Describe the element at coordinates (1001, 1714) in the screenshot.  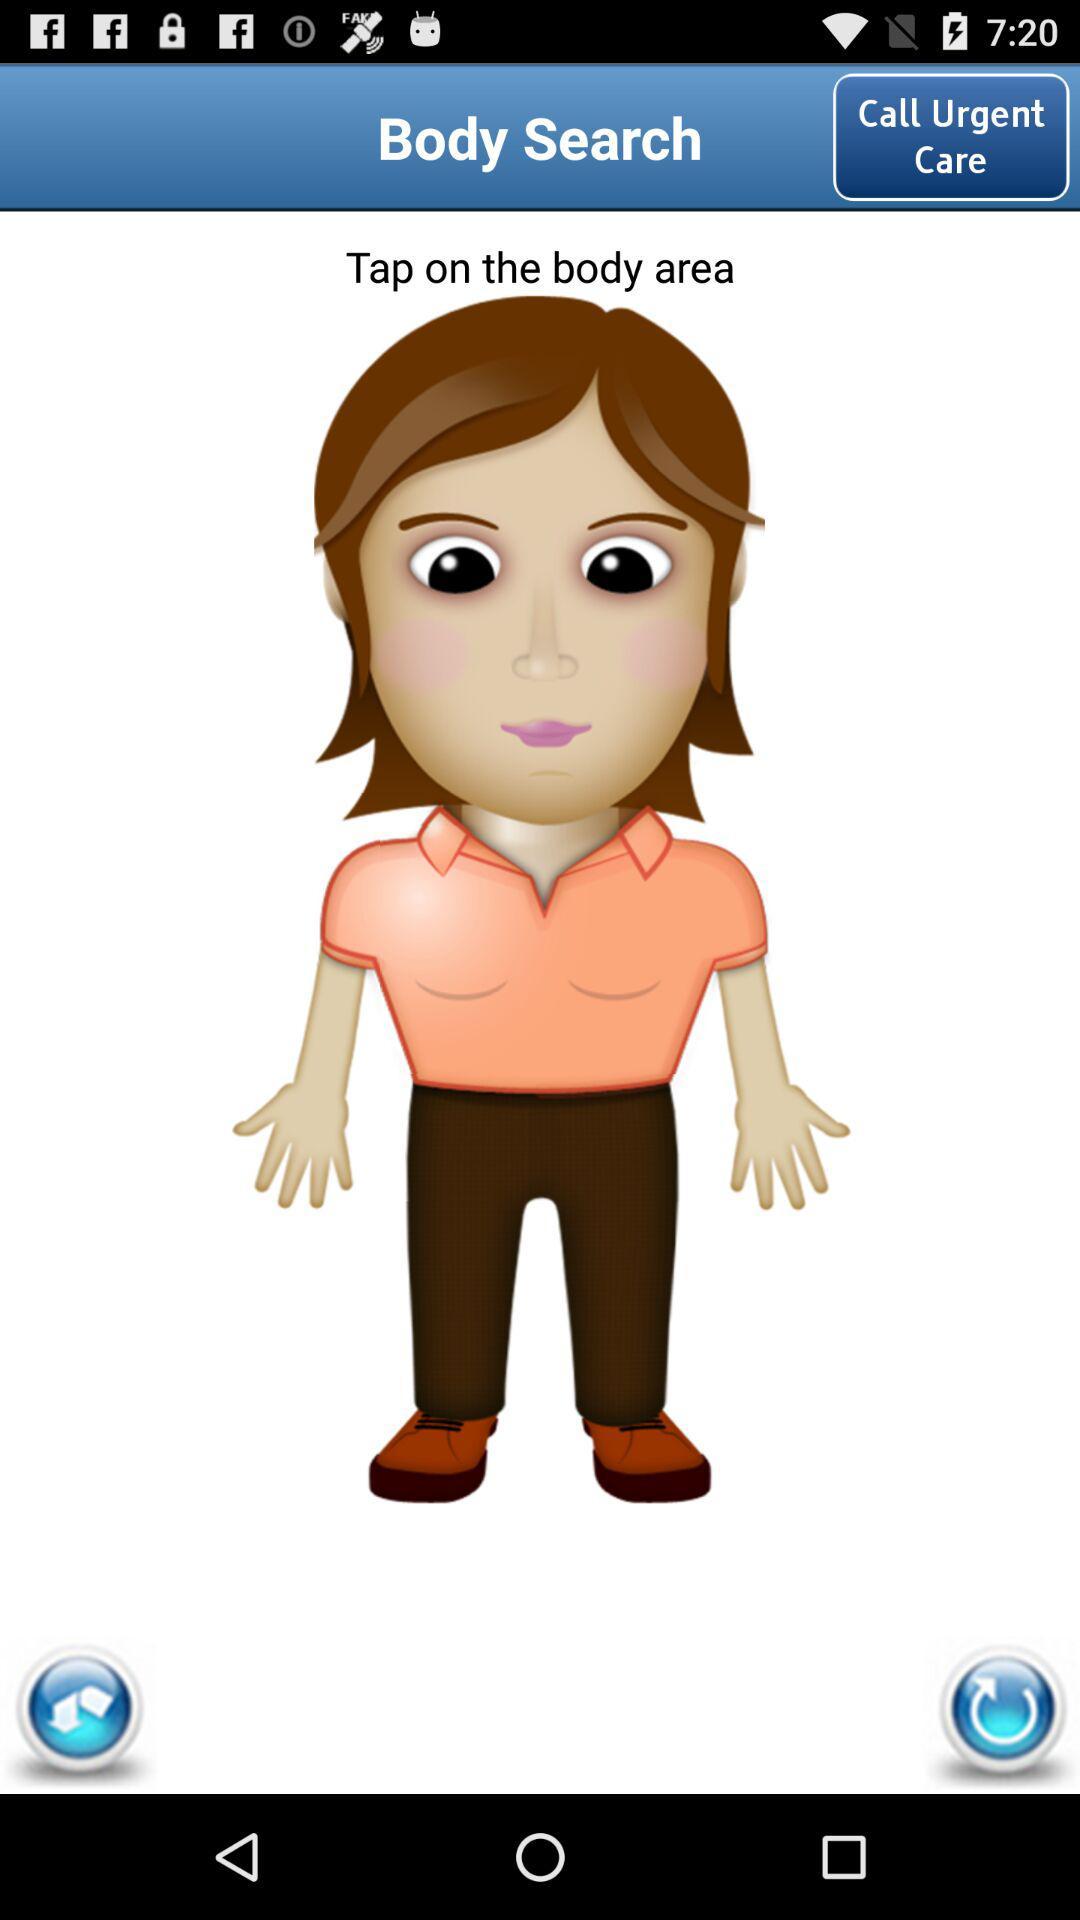
I see `app below tap on the icon` at that location.